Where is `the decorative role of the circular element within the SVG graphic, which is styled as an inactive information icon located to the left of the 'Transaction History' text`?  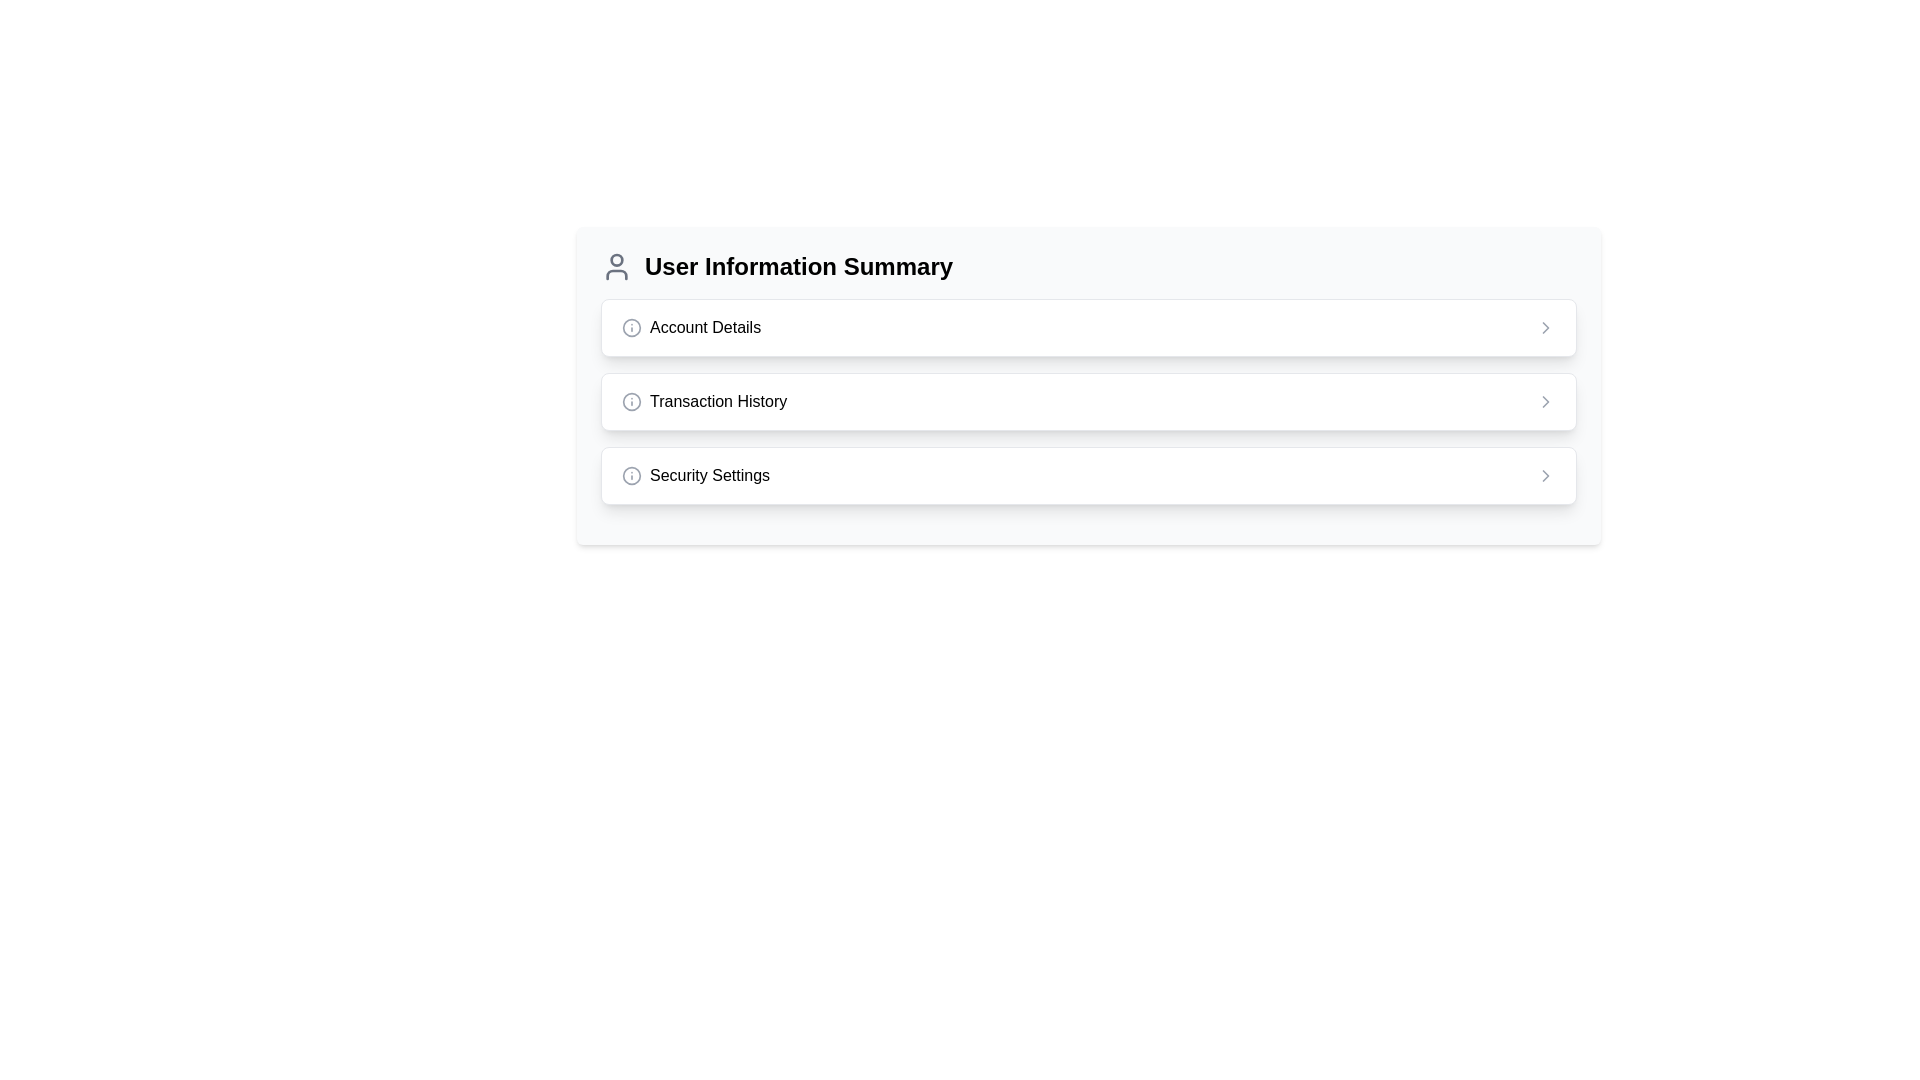 the decorative role of the circular element within the SVG graphic, which is styled as an inactive information icon located to the left of the 'Transaction History' text is located at coordinates (631, 401).